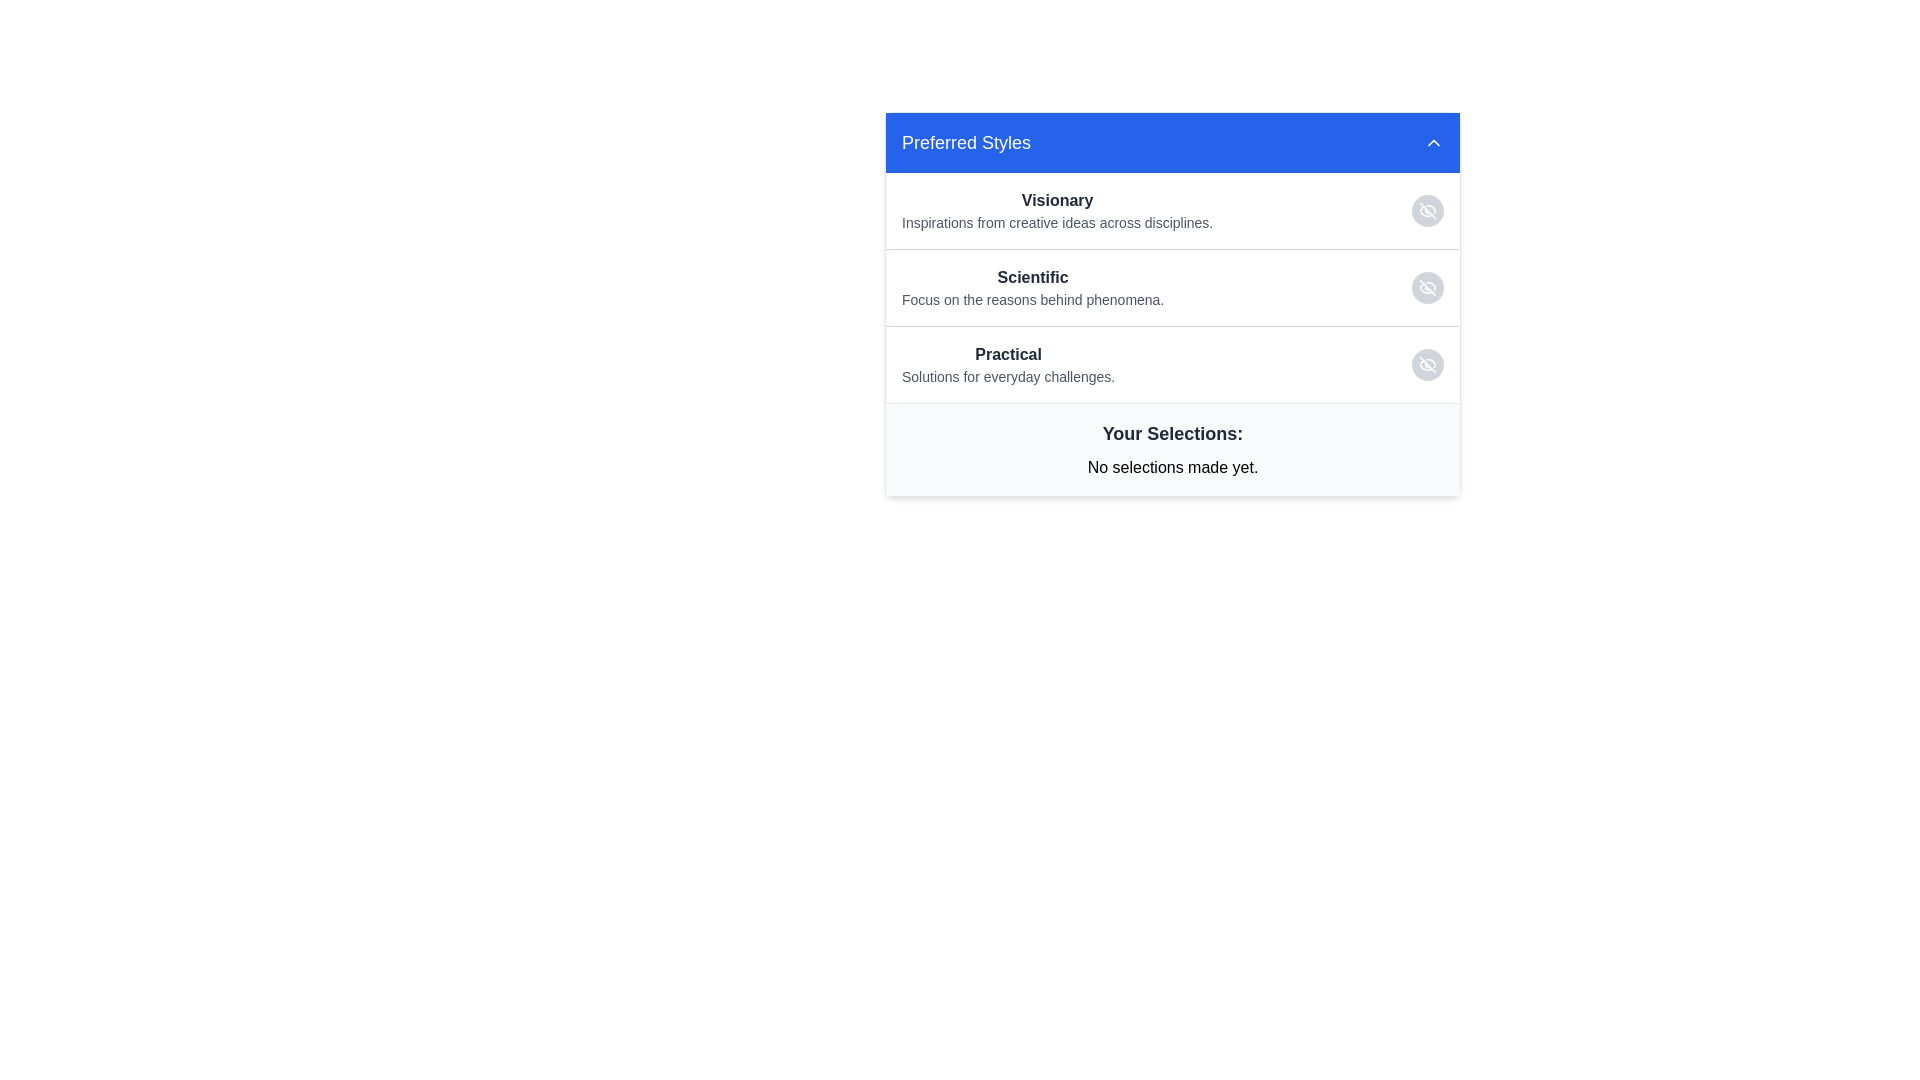 This screenshot has height=1080, width=1920. What do you see at coordinates (1427, 211) in the screenshot?
I see `the button located in the upper-right corner of the 'Visionary' item` at bounding box center [1427, 211].